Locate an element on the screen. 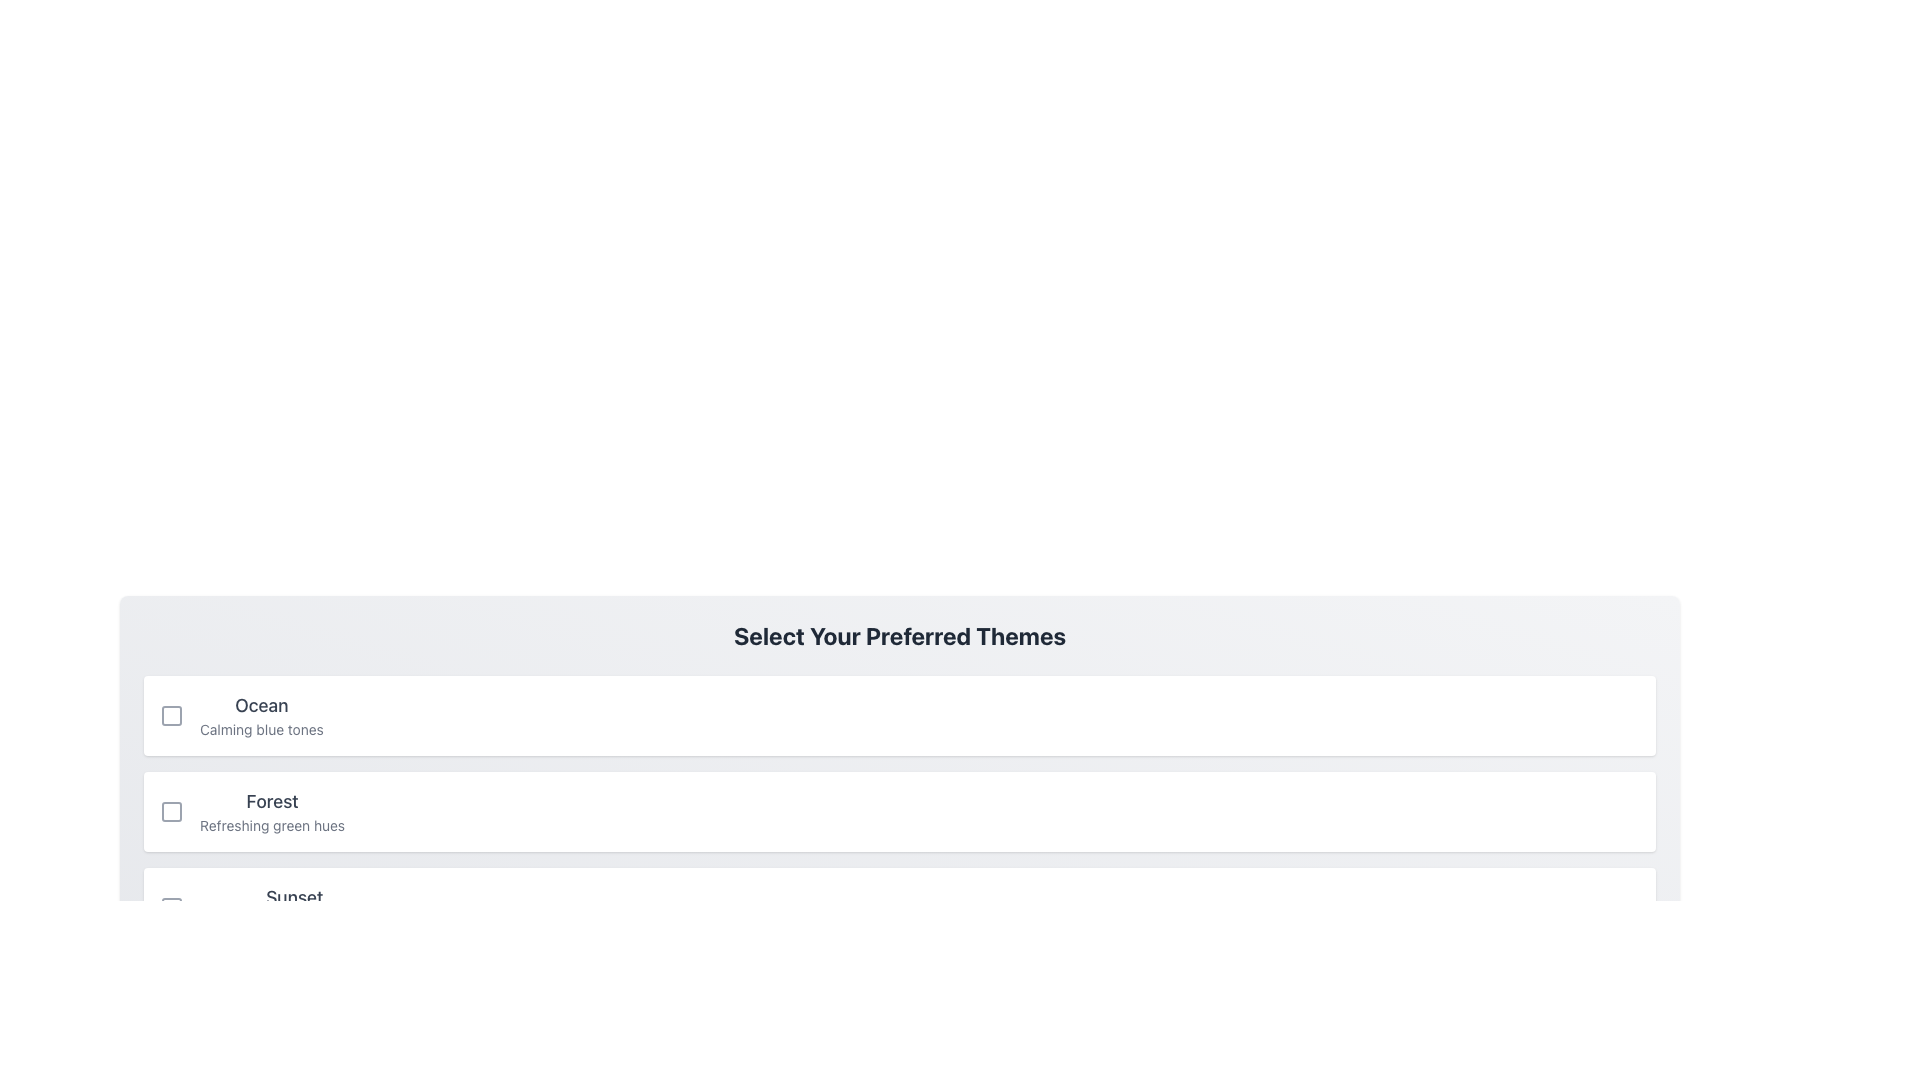  the text label displaying 'Calming blue tones' is located at coordinates (260, 729).